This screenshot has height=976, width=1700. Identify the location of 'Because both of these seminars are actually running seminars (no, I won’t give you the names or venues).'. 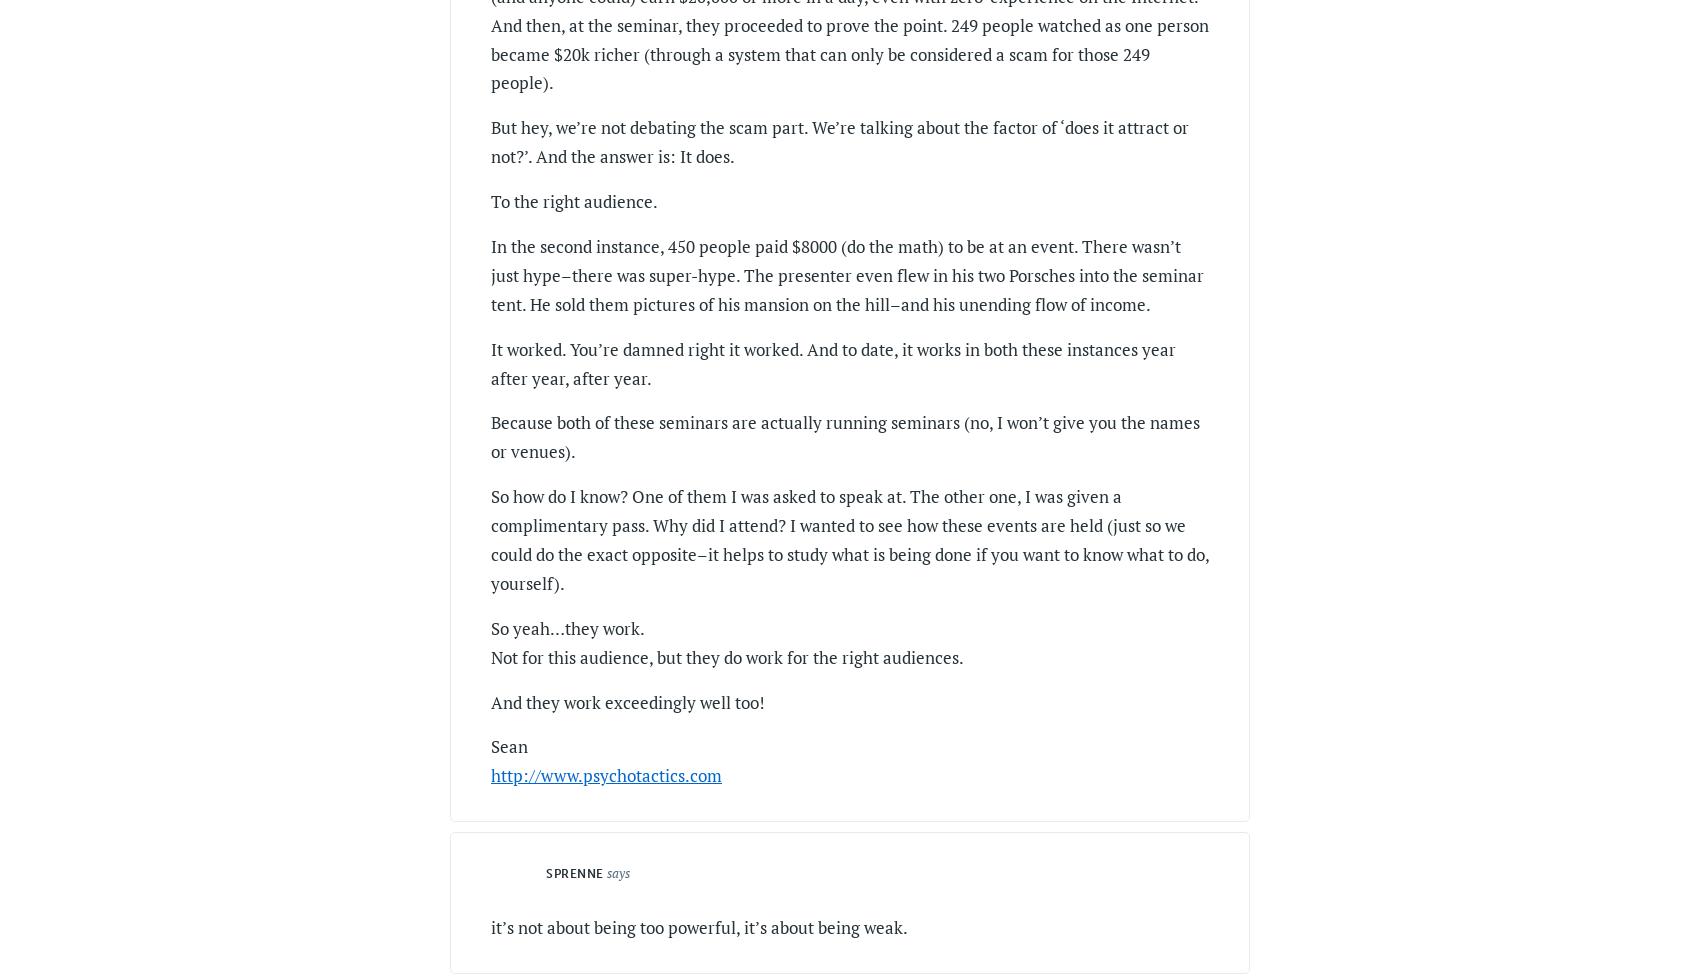
(844, 435).